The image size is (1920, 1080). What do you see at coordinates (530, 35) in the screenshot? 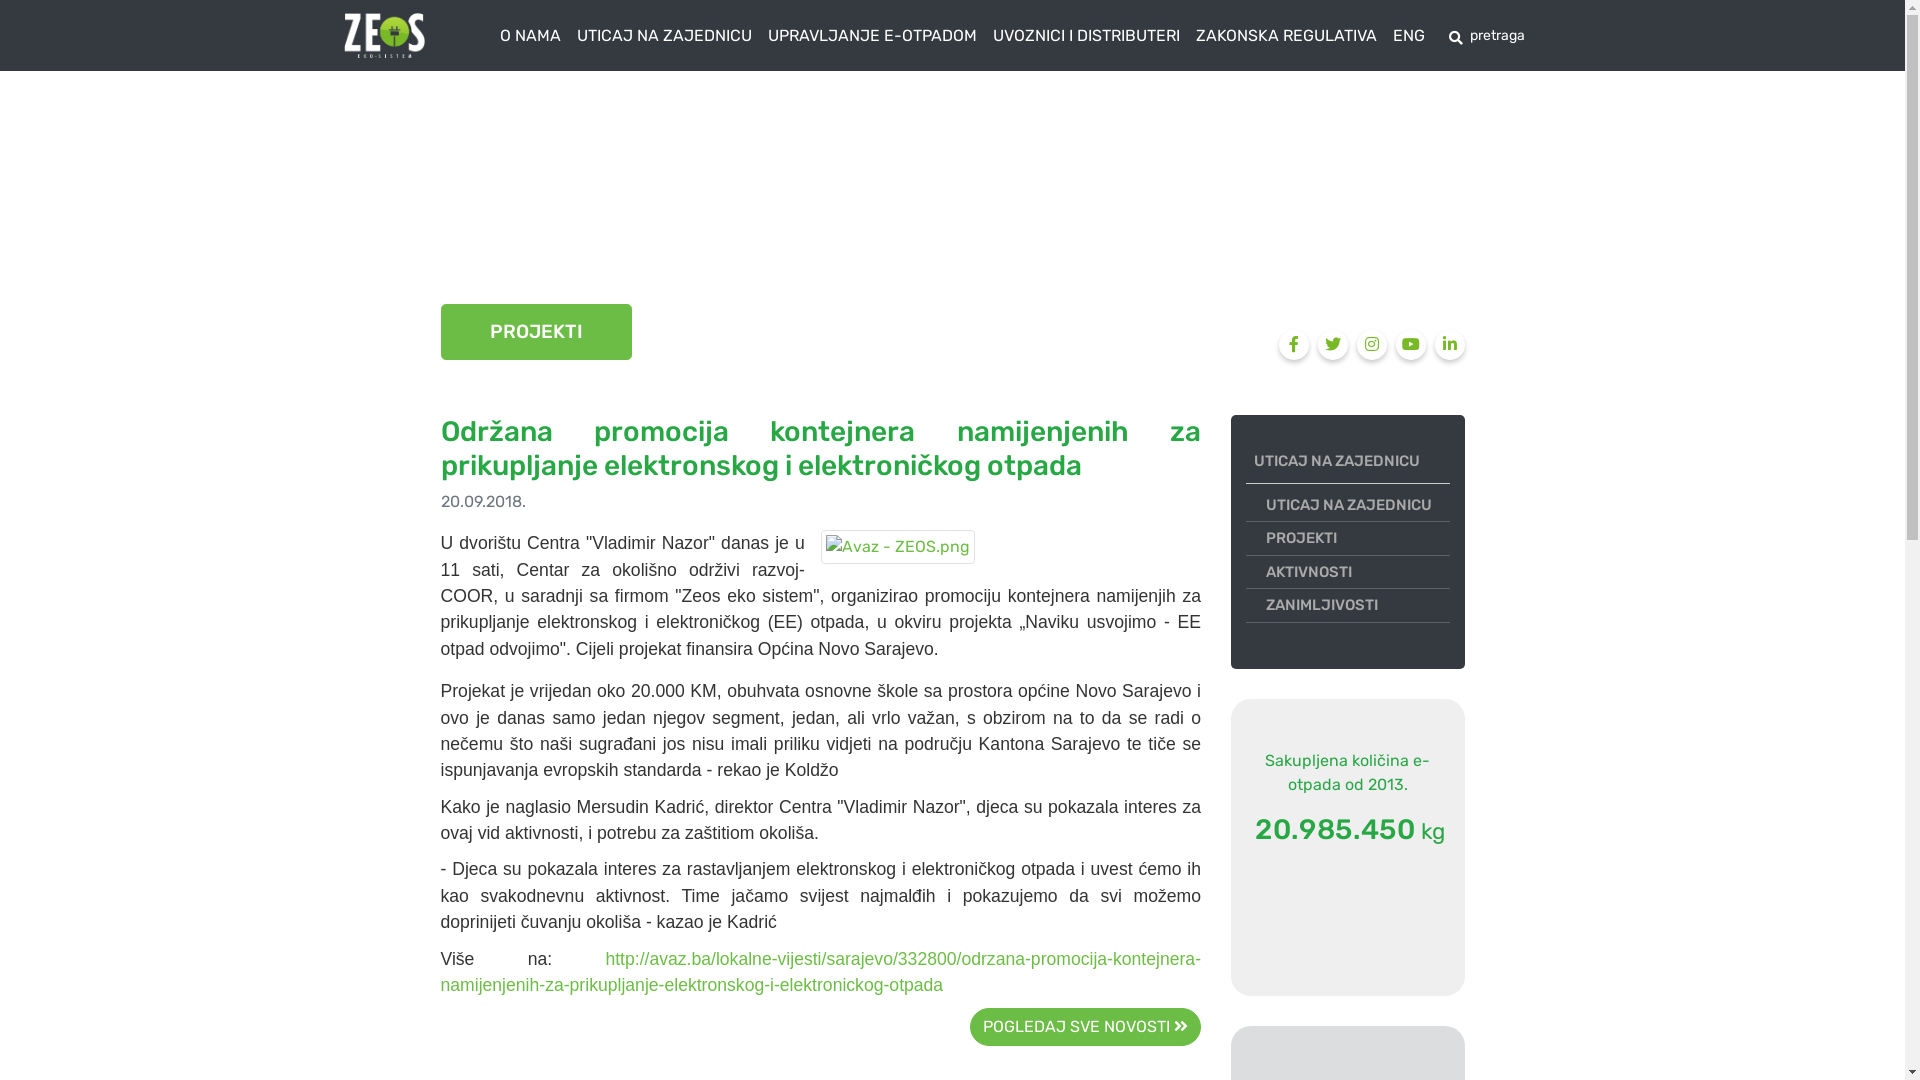
I see `'O NAMA'` at bounding box center [530, 35].